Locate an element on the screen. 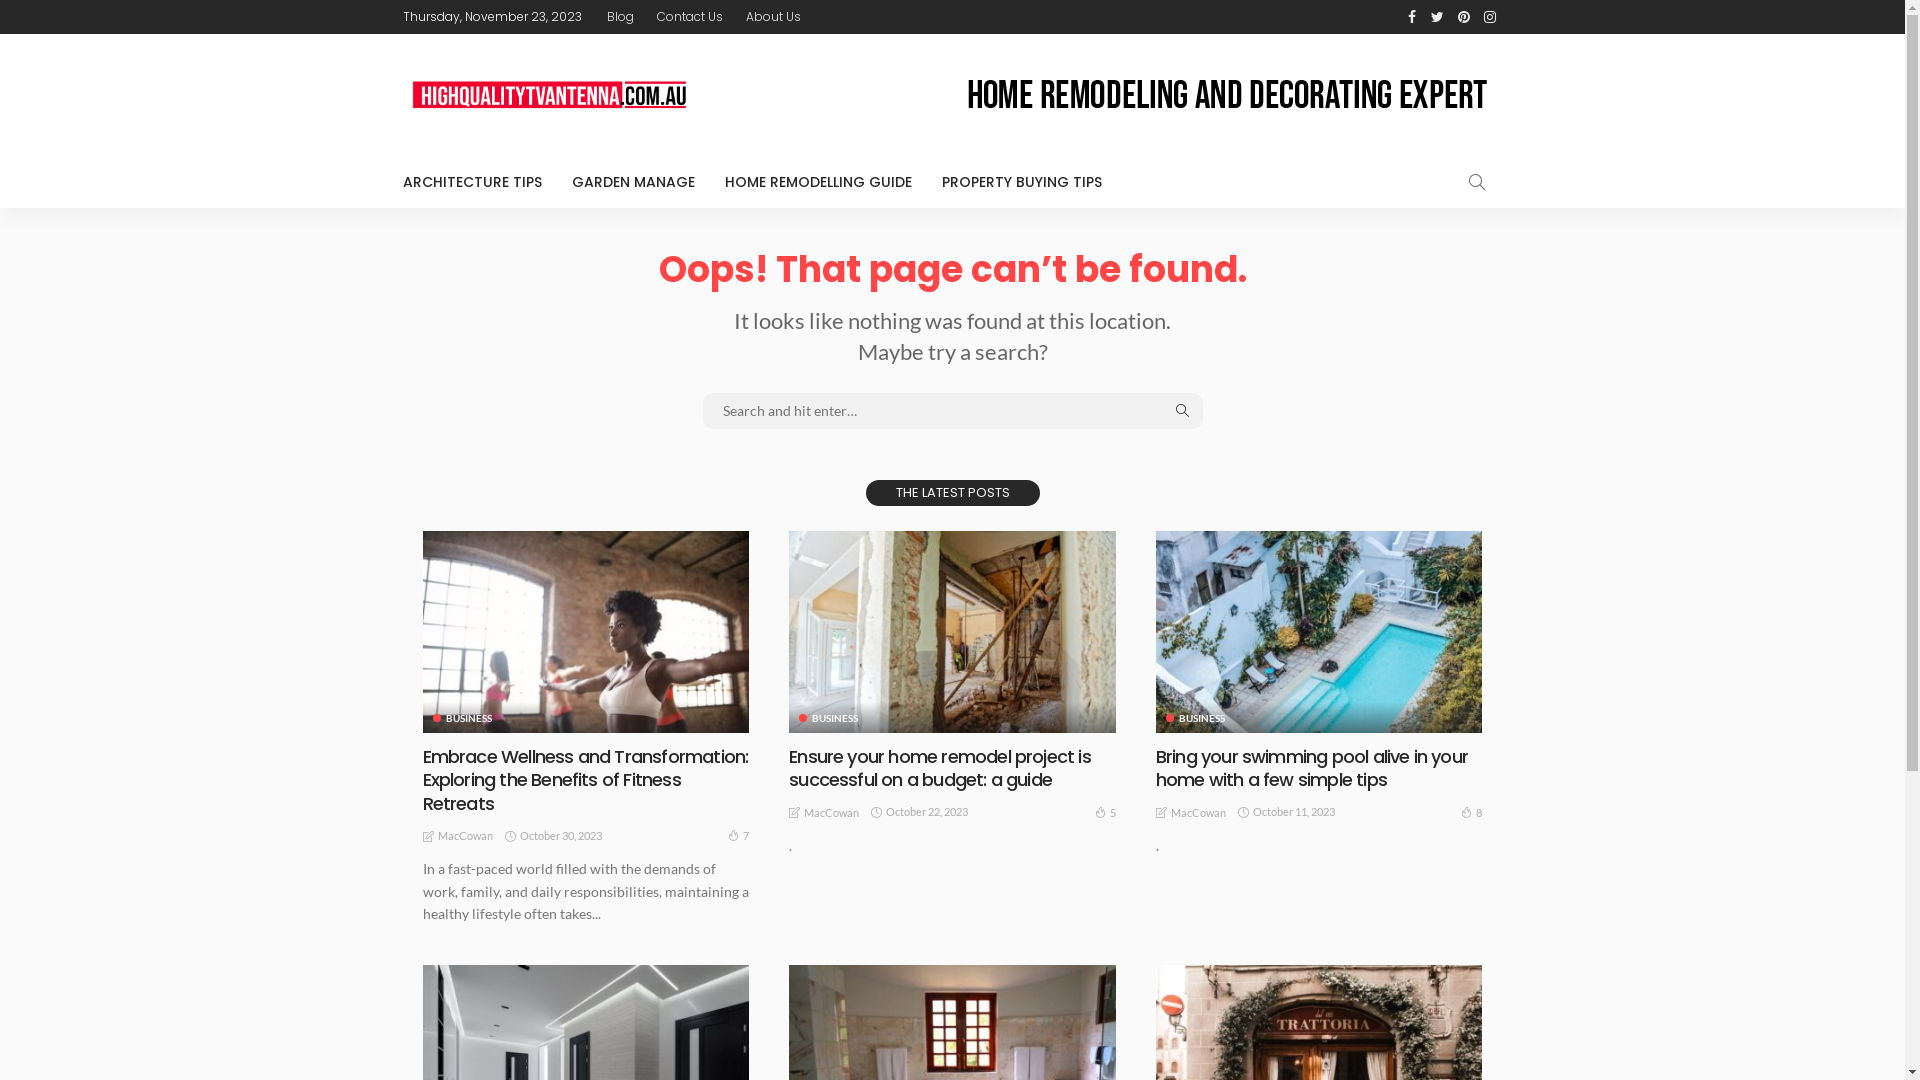  'ARCHITECTURE TIPS' is located at coordinates (478, 181).